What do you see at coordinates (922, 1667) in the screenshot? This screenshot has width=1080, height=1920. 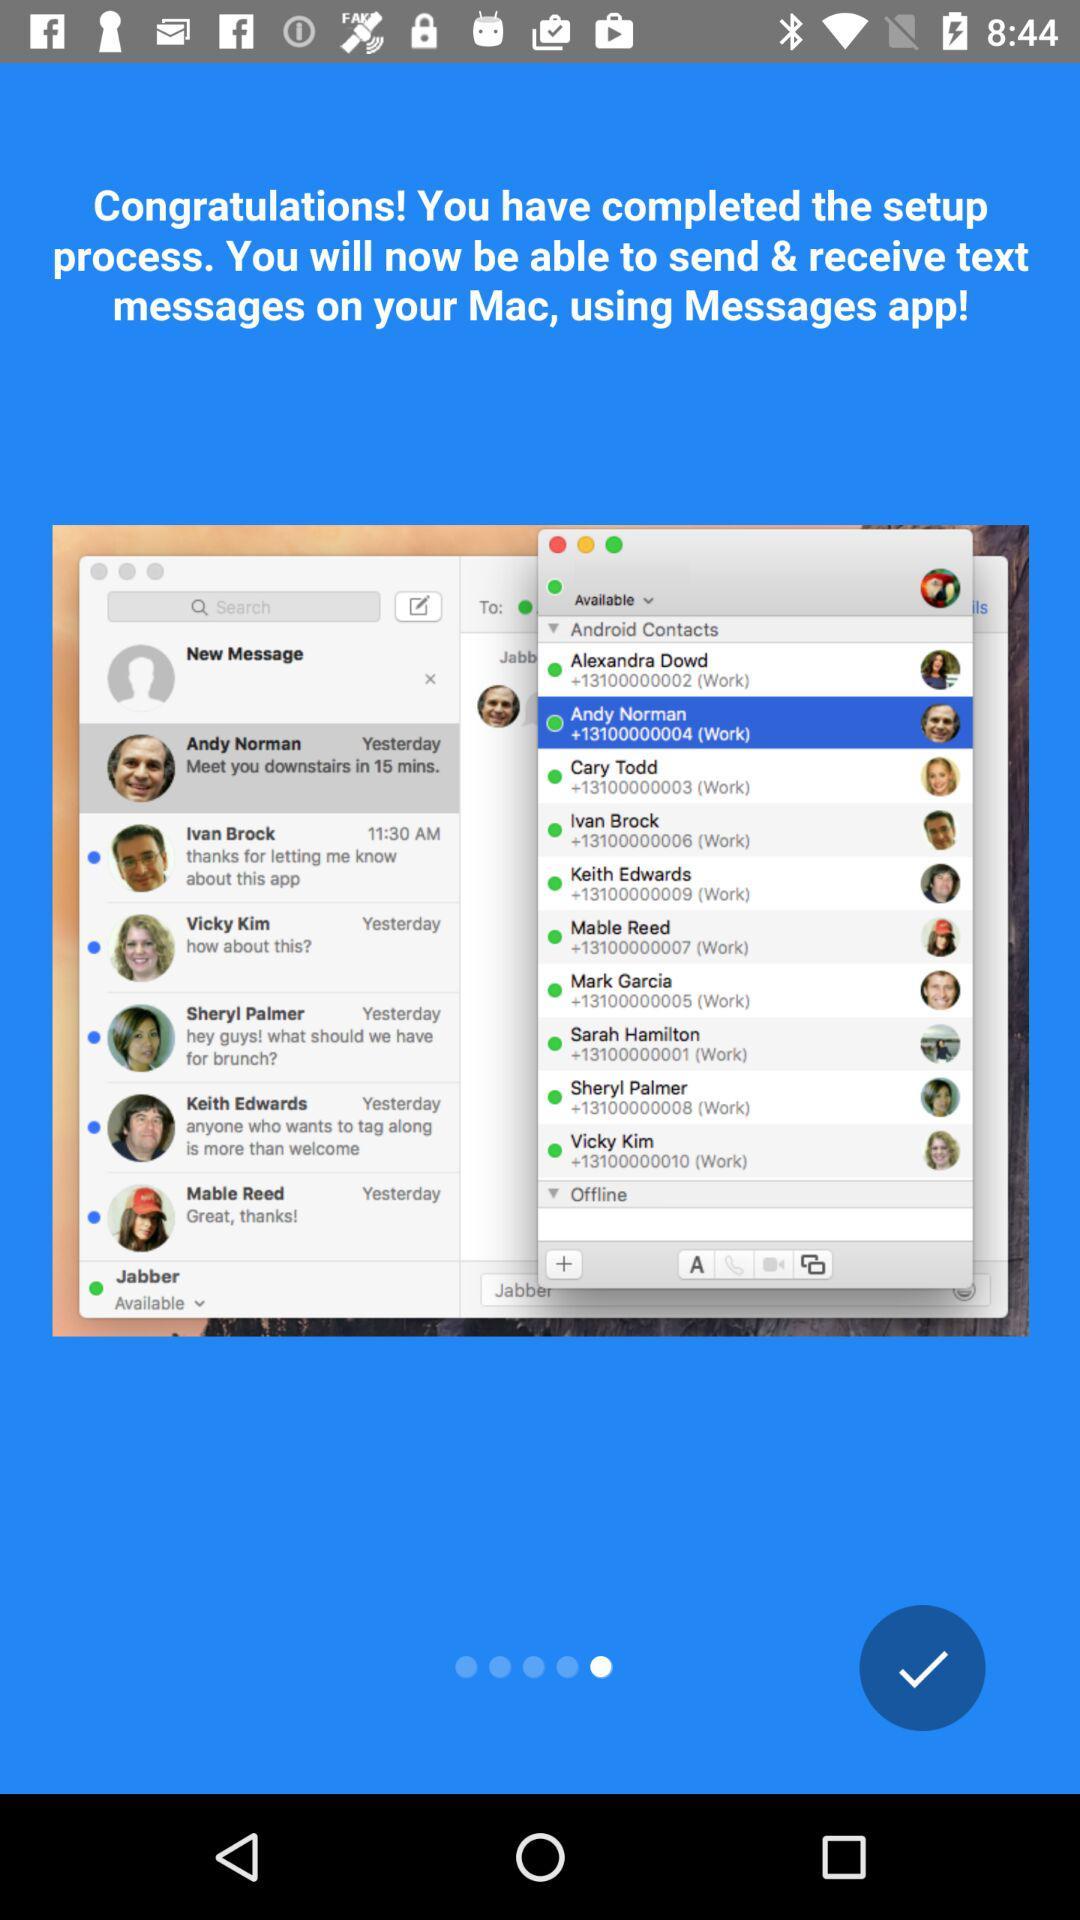 I see `the check icon` at bounding box center [922, 1667].